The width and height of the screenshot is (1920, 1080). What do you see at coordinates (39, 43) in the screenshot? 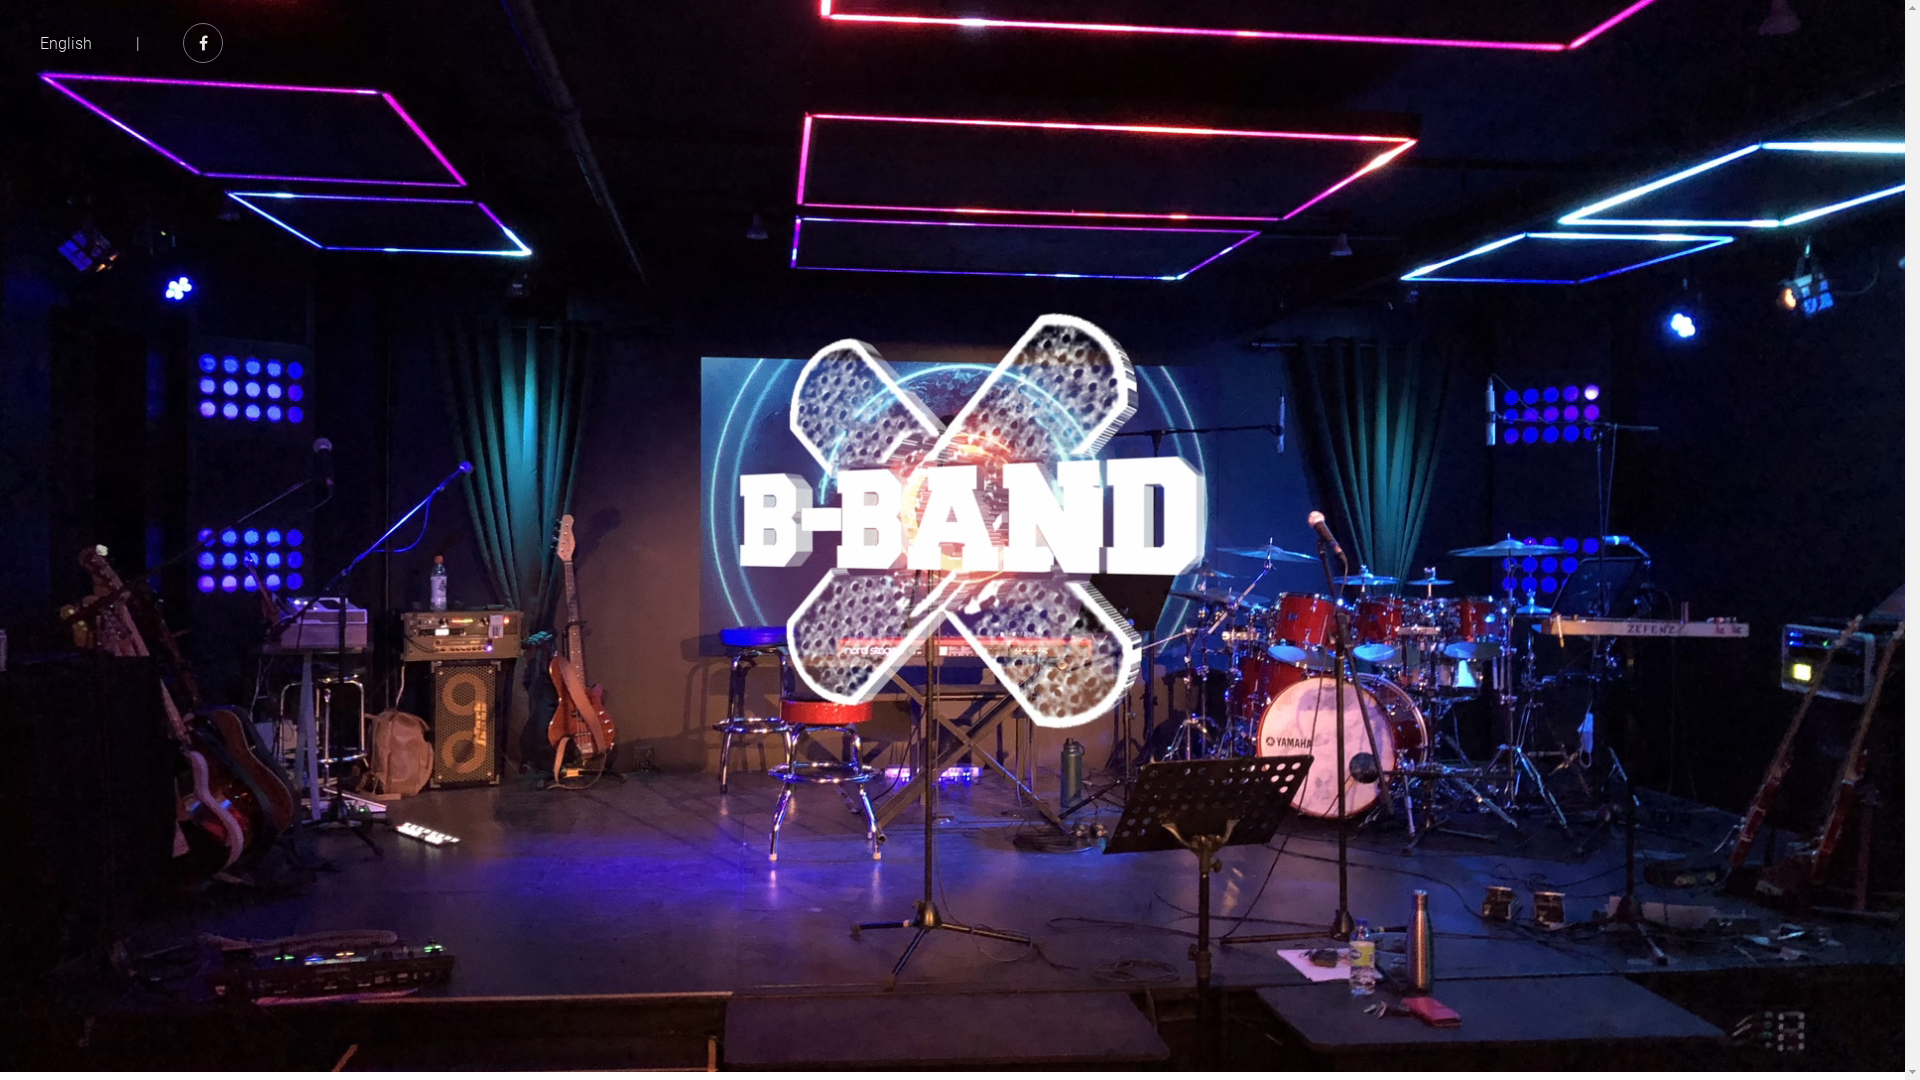
I see `'English'` at bounding box center [39, 43].